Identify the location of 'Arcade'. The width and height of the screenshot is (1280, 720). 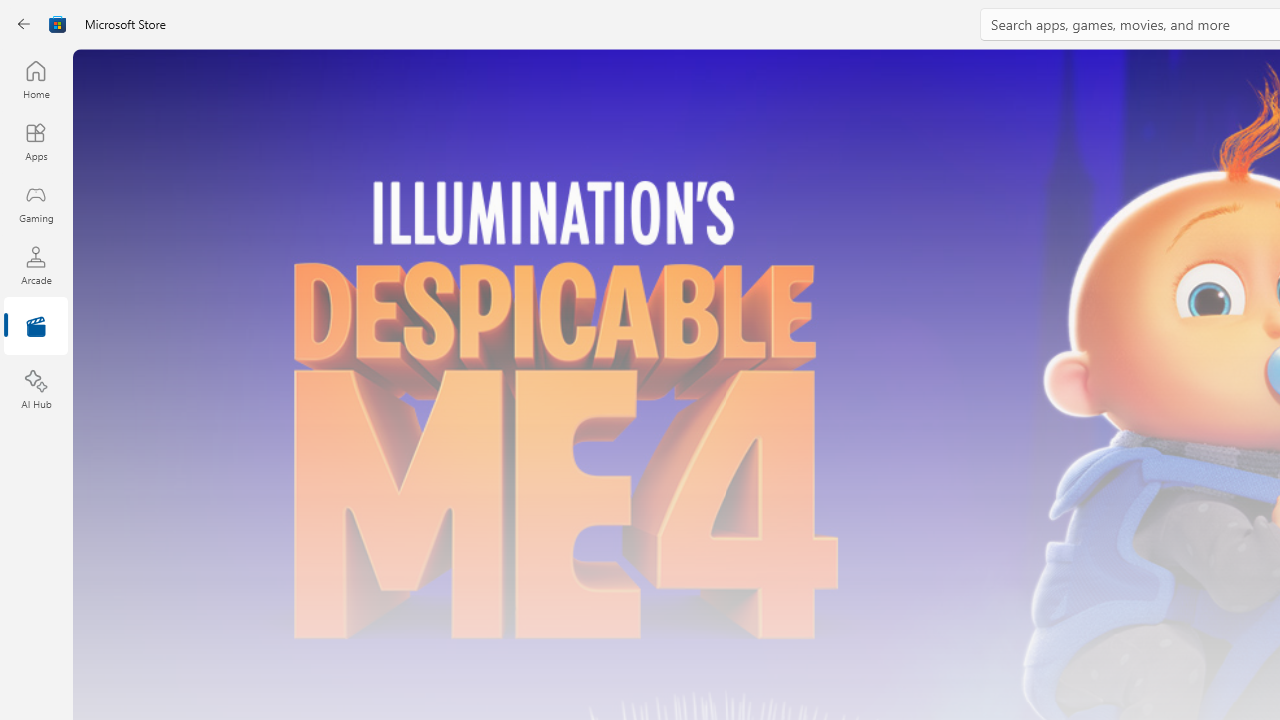
(35, 264).